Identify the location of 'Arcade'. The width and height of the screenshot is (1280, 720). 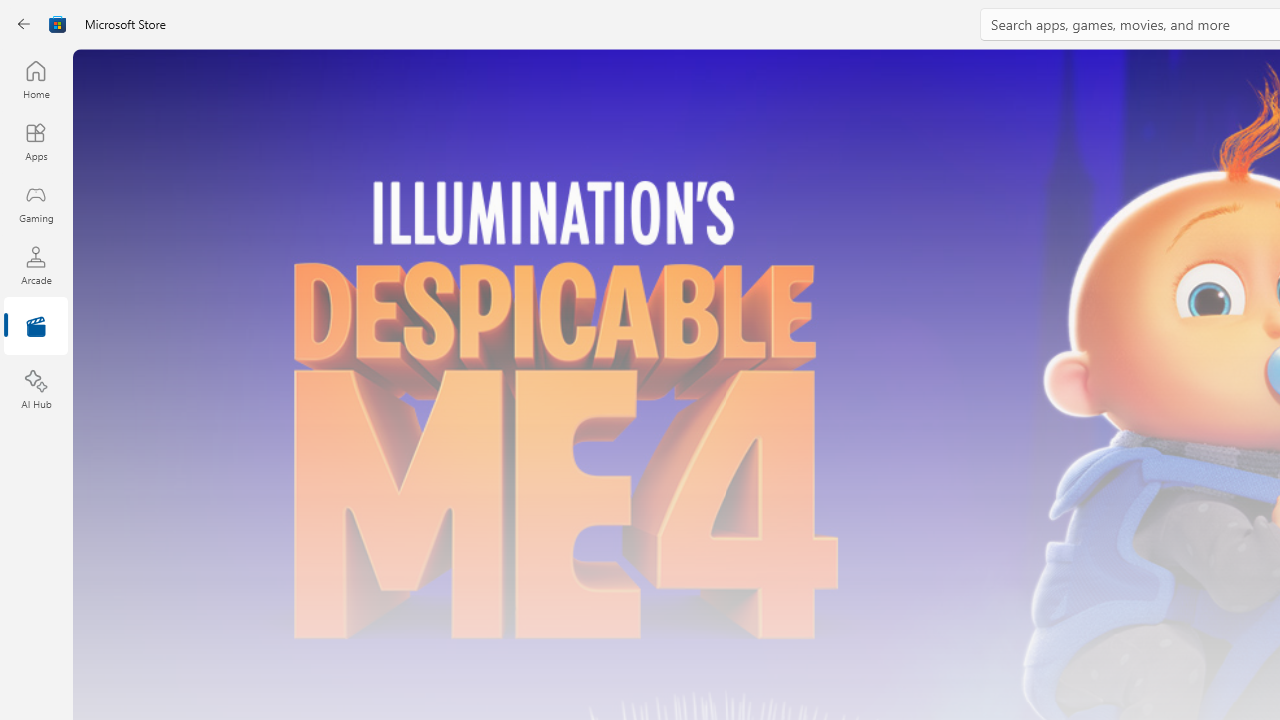
(35, 264).